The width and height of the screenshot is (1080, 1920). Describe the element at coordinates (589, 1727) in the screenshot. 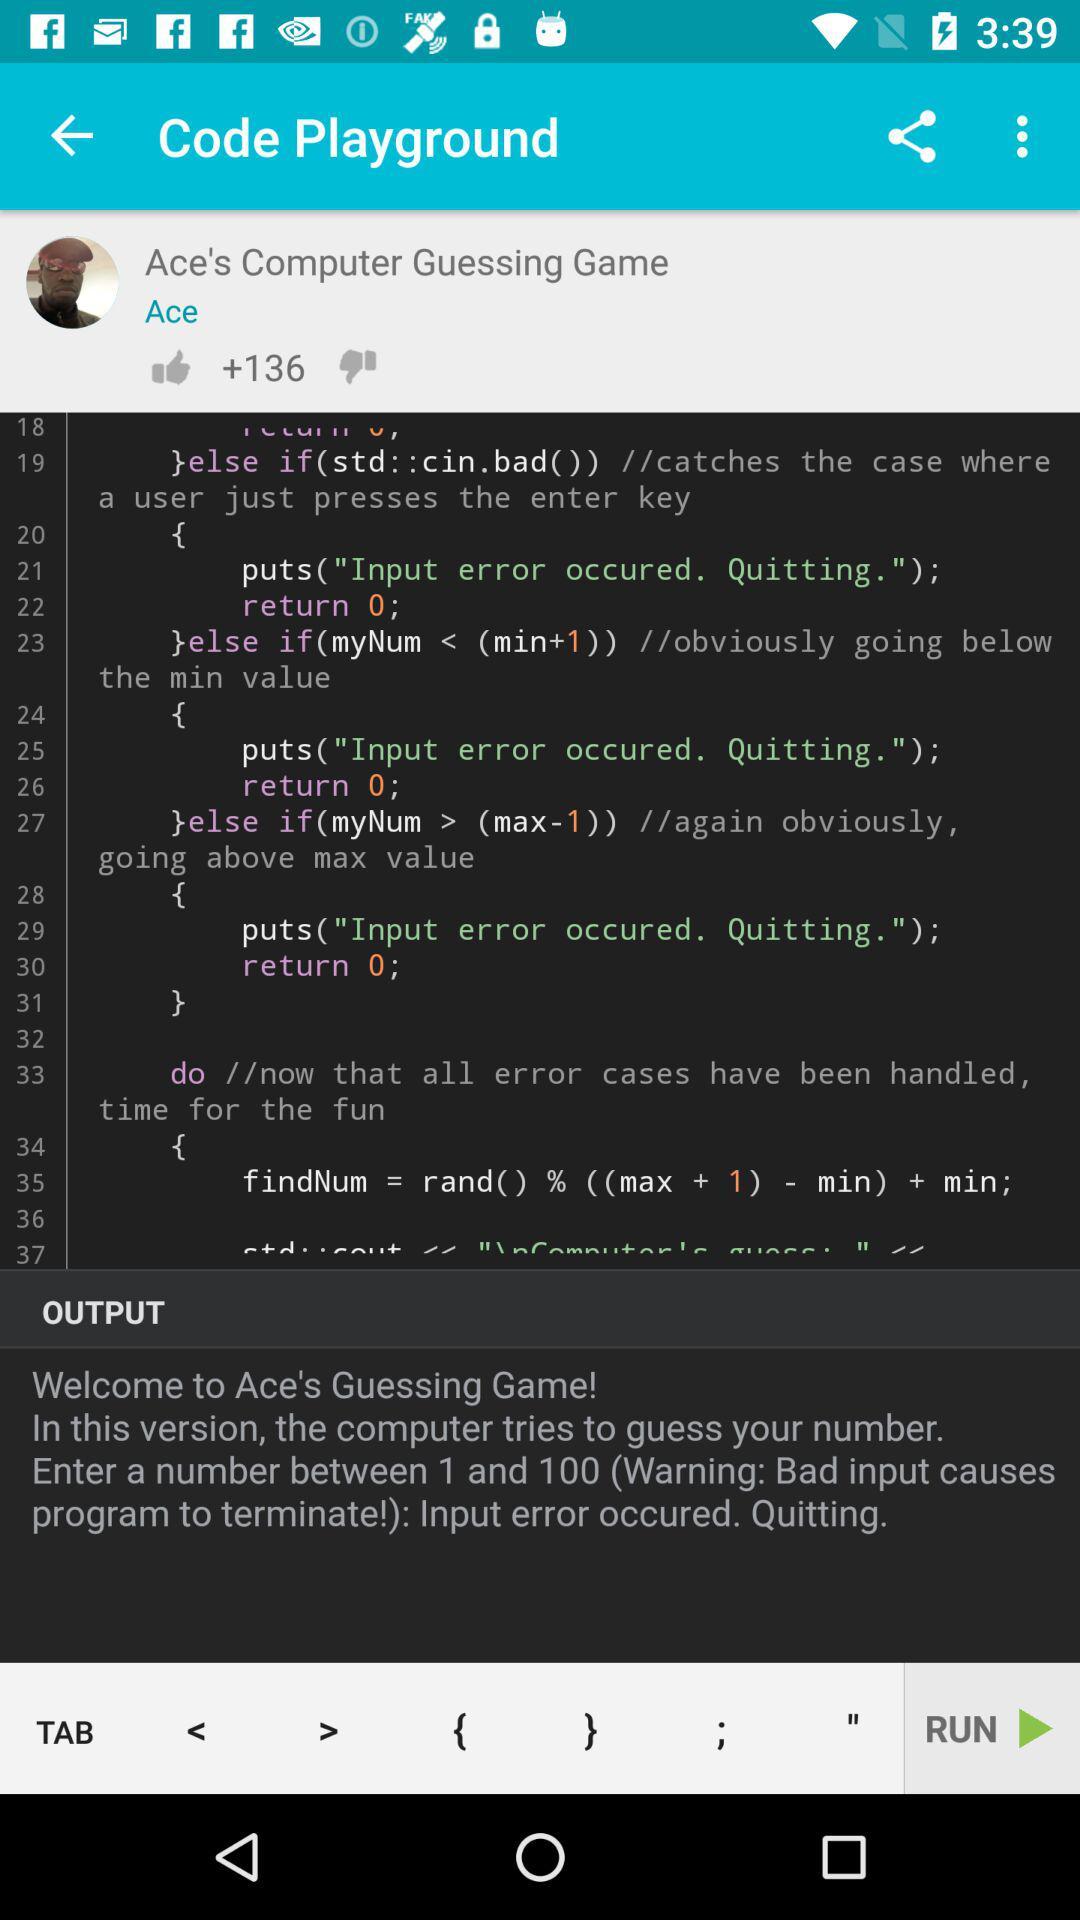

I see `} button` at that location.